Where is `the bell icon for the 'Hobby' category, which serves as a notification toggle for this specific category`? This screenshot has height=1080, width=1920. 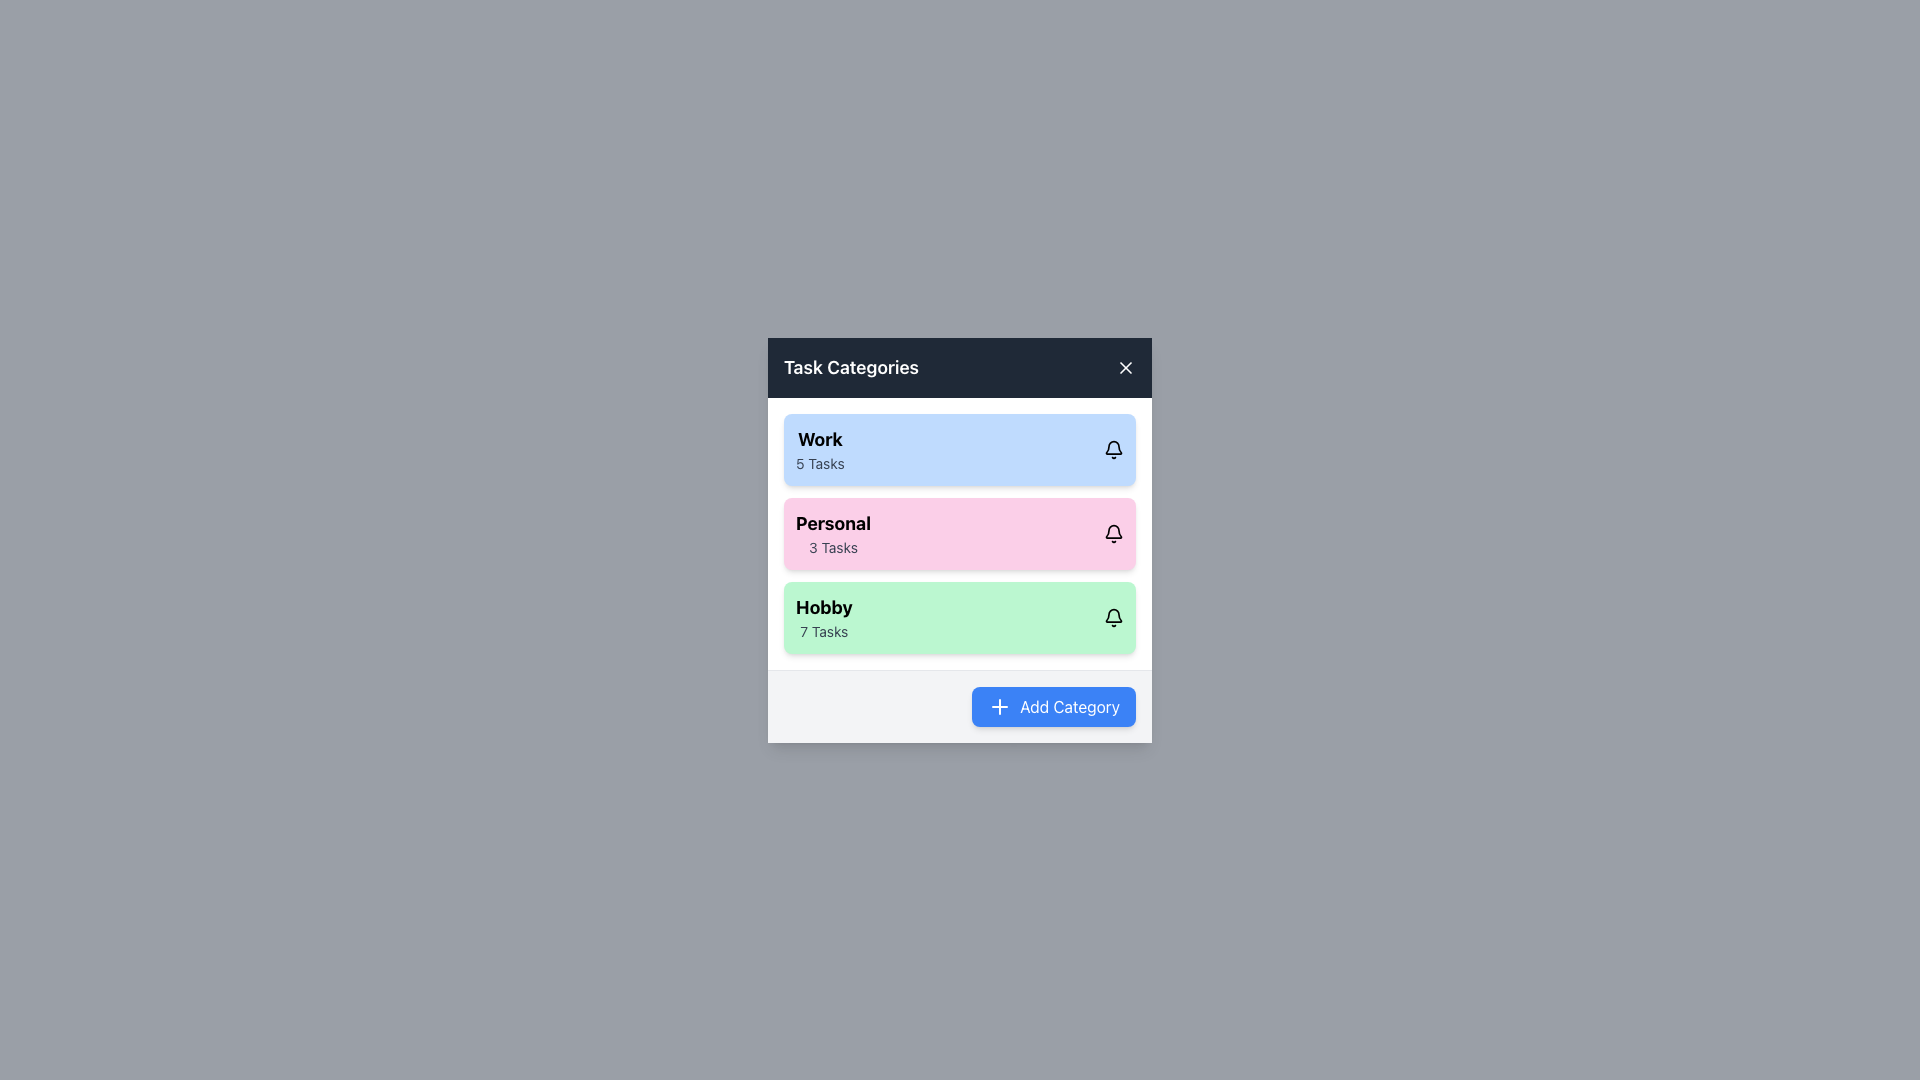 the bell icon for the 'Hobby' category, which serves as a notification toggle for this specific category is located at coordinates (1112, 616).